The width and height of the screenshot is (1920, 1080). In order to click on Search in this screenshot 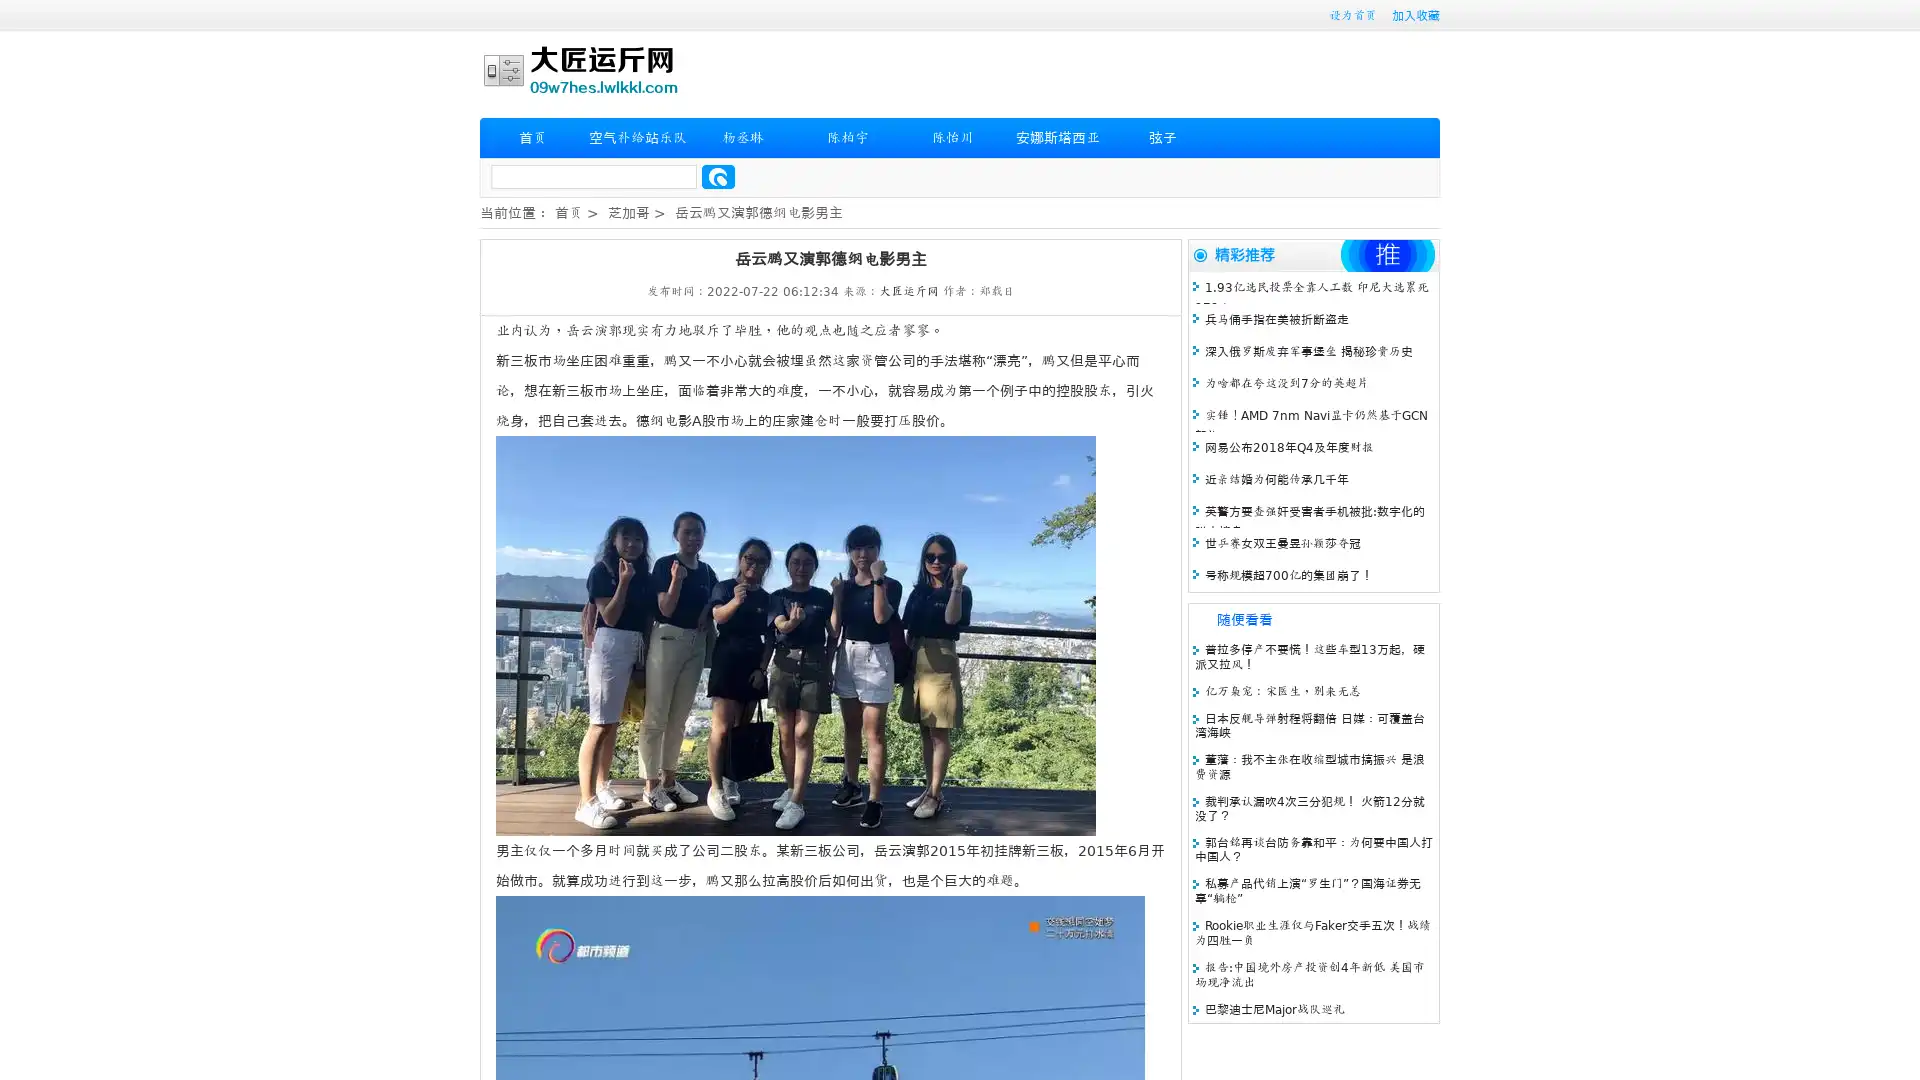, I will do `click(718, 176)`.